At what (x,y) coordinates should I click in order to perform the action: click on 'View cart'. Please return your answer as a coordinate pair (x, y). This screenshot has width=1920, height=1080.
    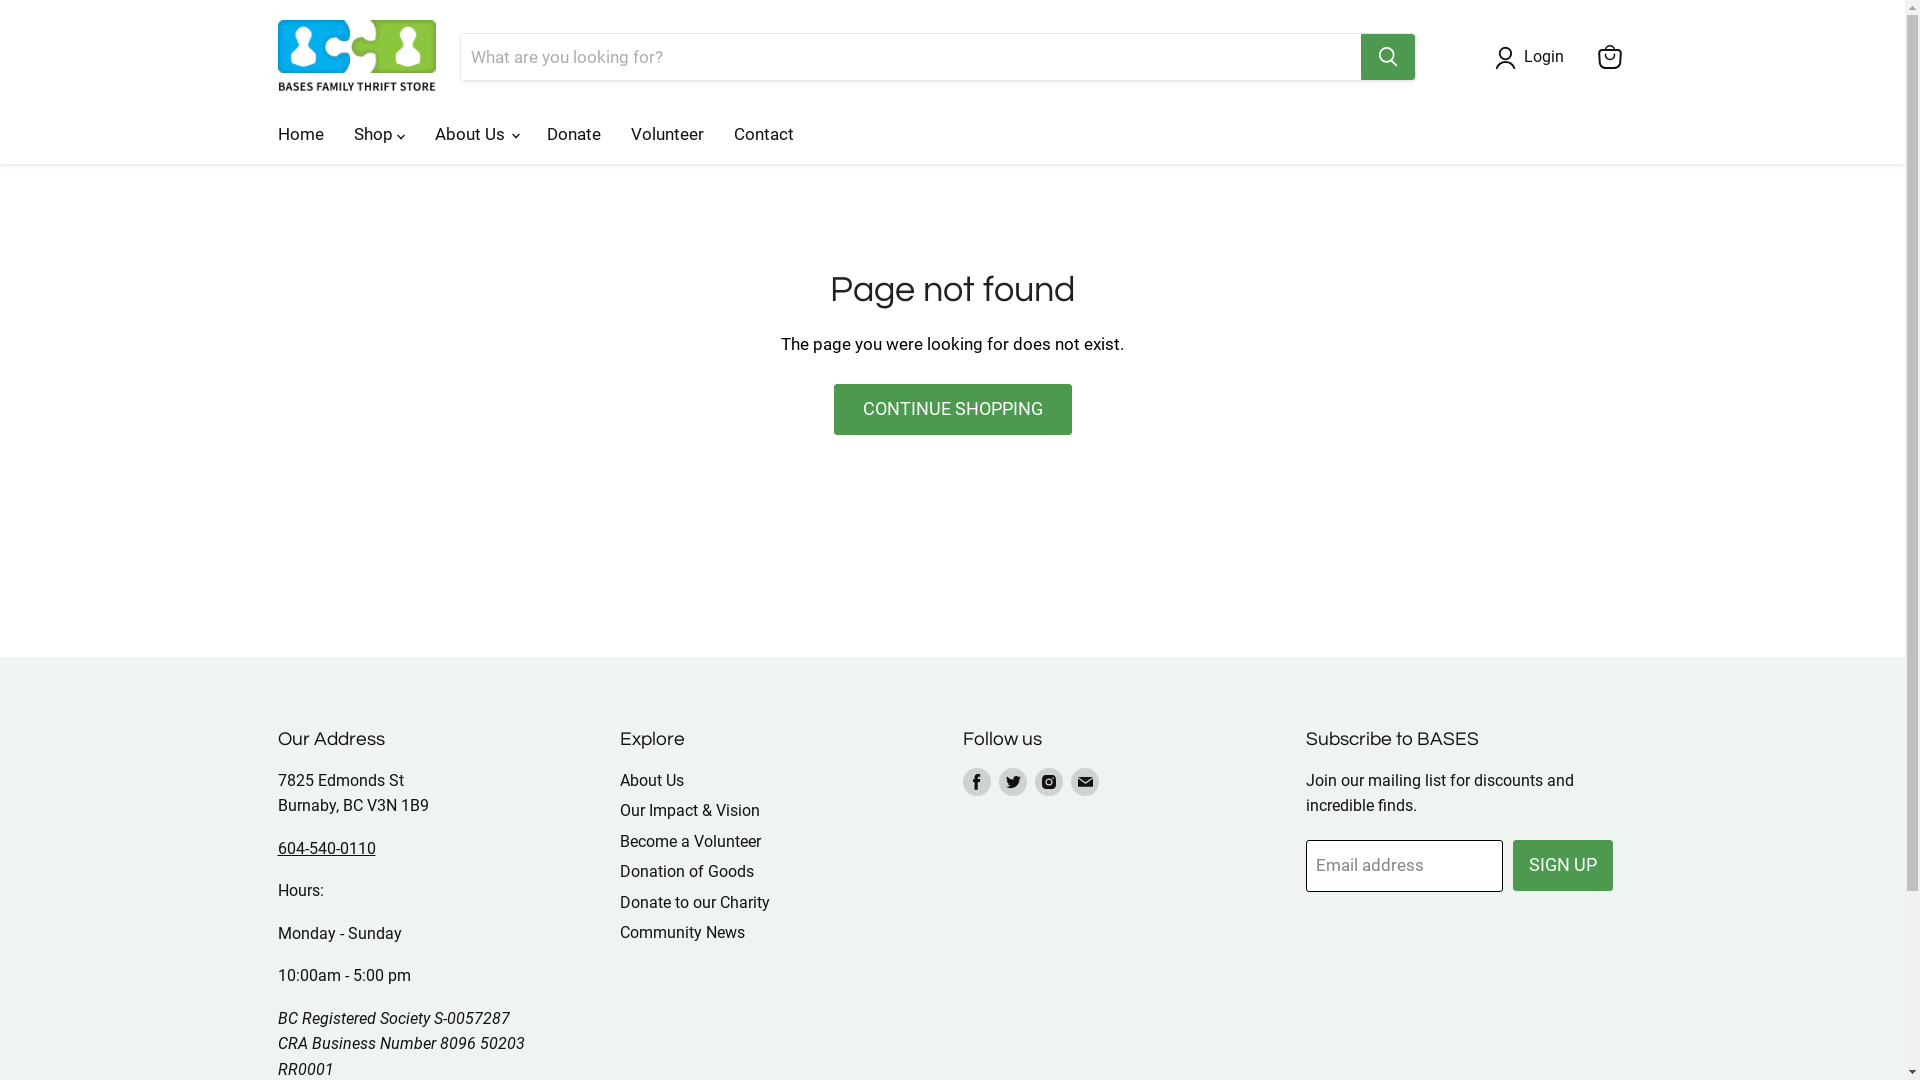
    Looking at the image, I should click on (1587, 56).